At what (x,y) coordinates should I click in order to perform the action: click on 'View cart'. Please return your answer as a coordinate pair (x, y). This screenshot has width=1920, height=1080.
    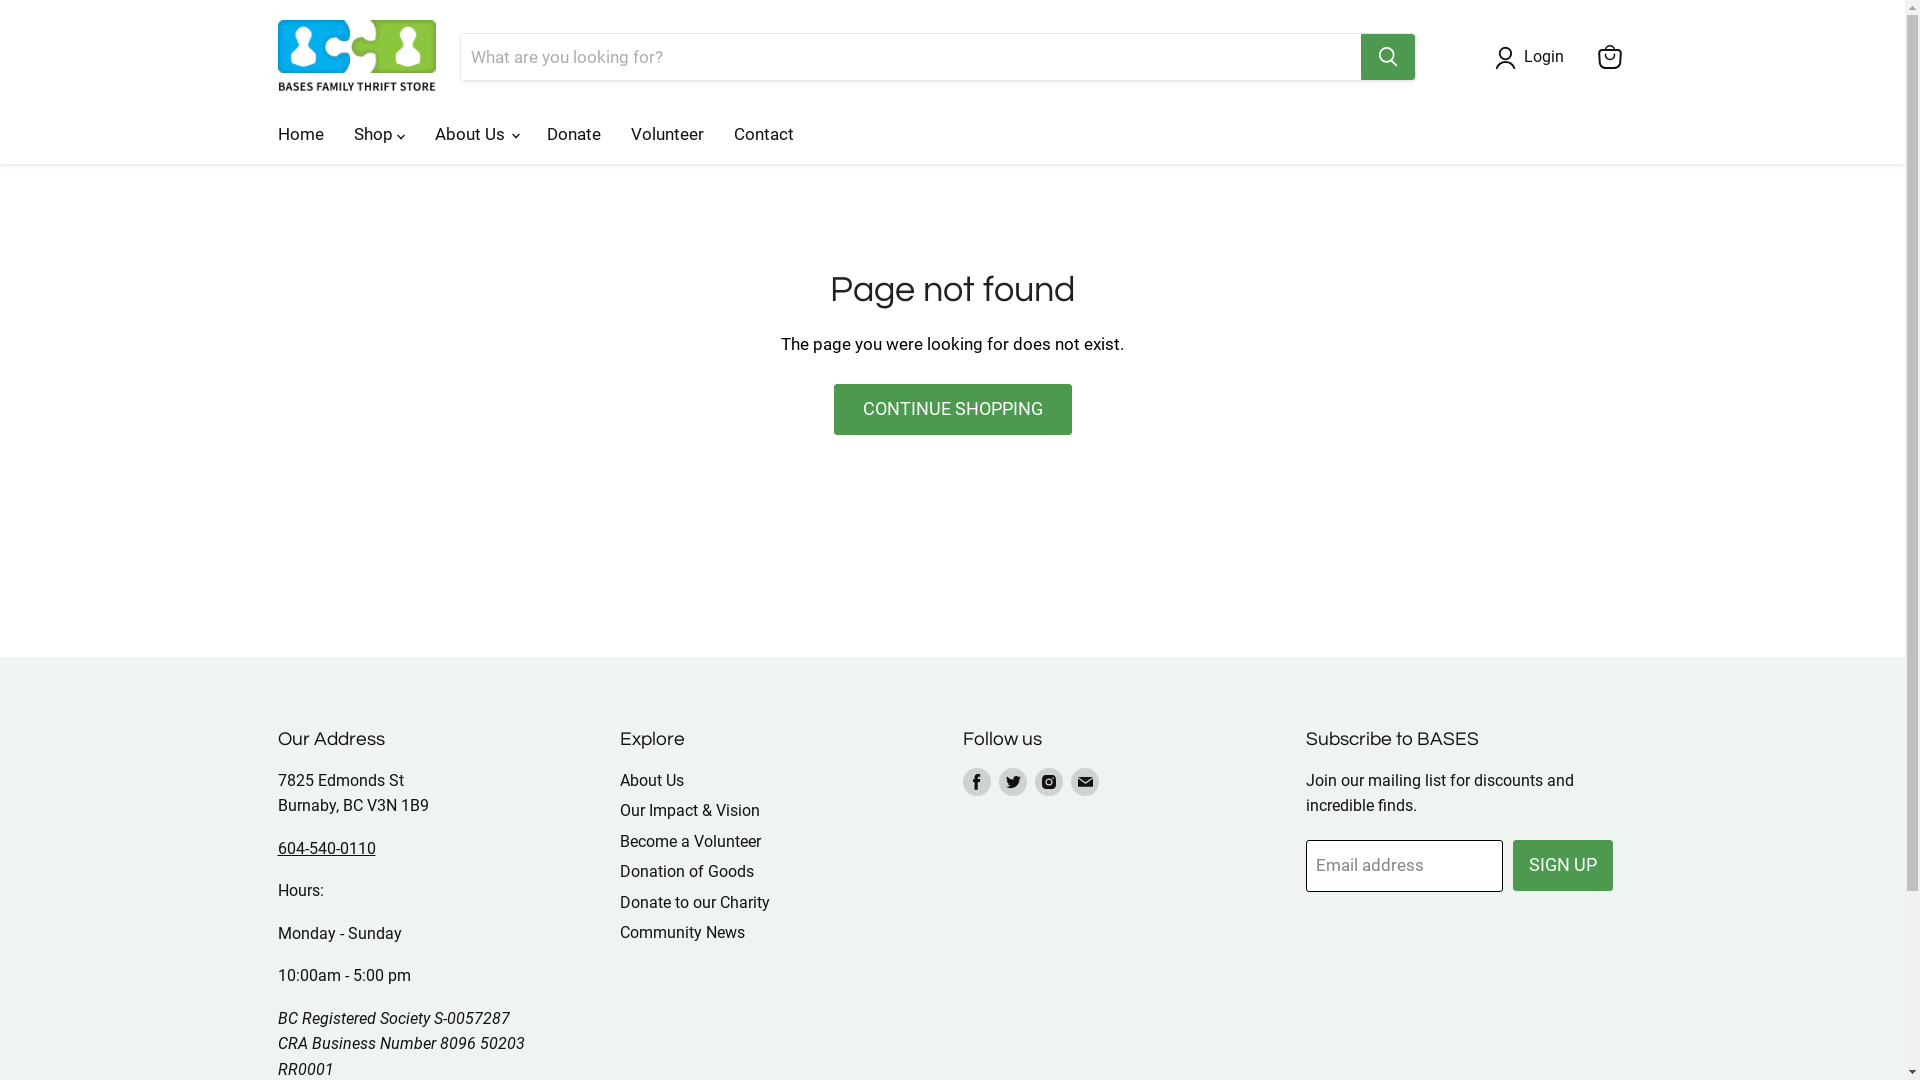
    Looking at the image, I should click on (1587, 56).